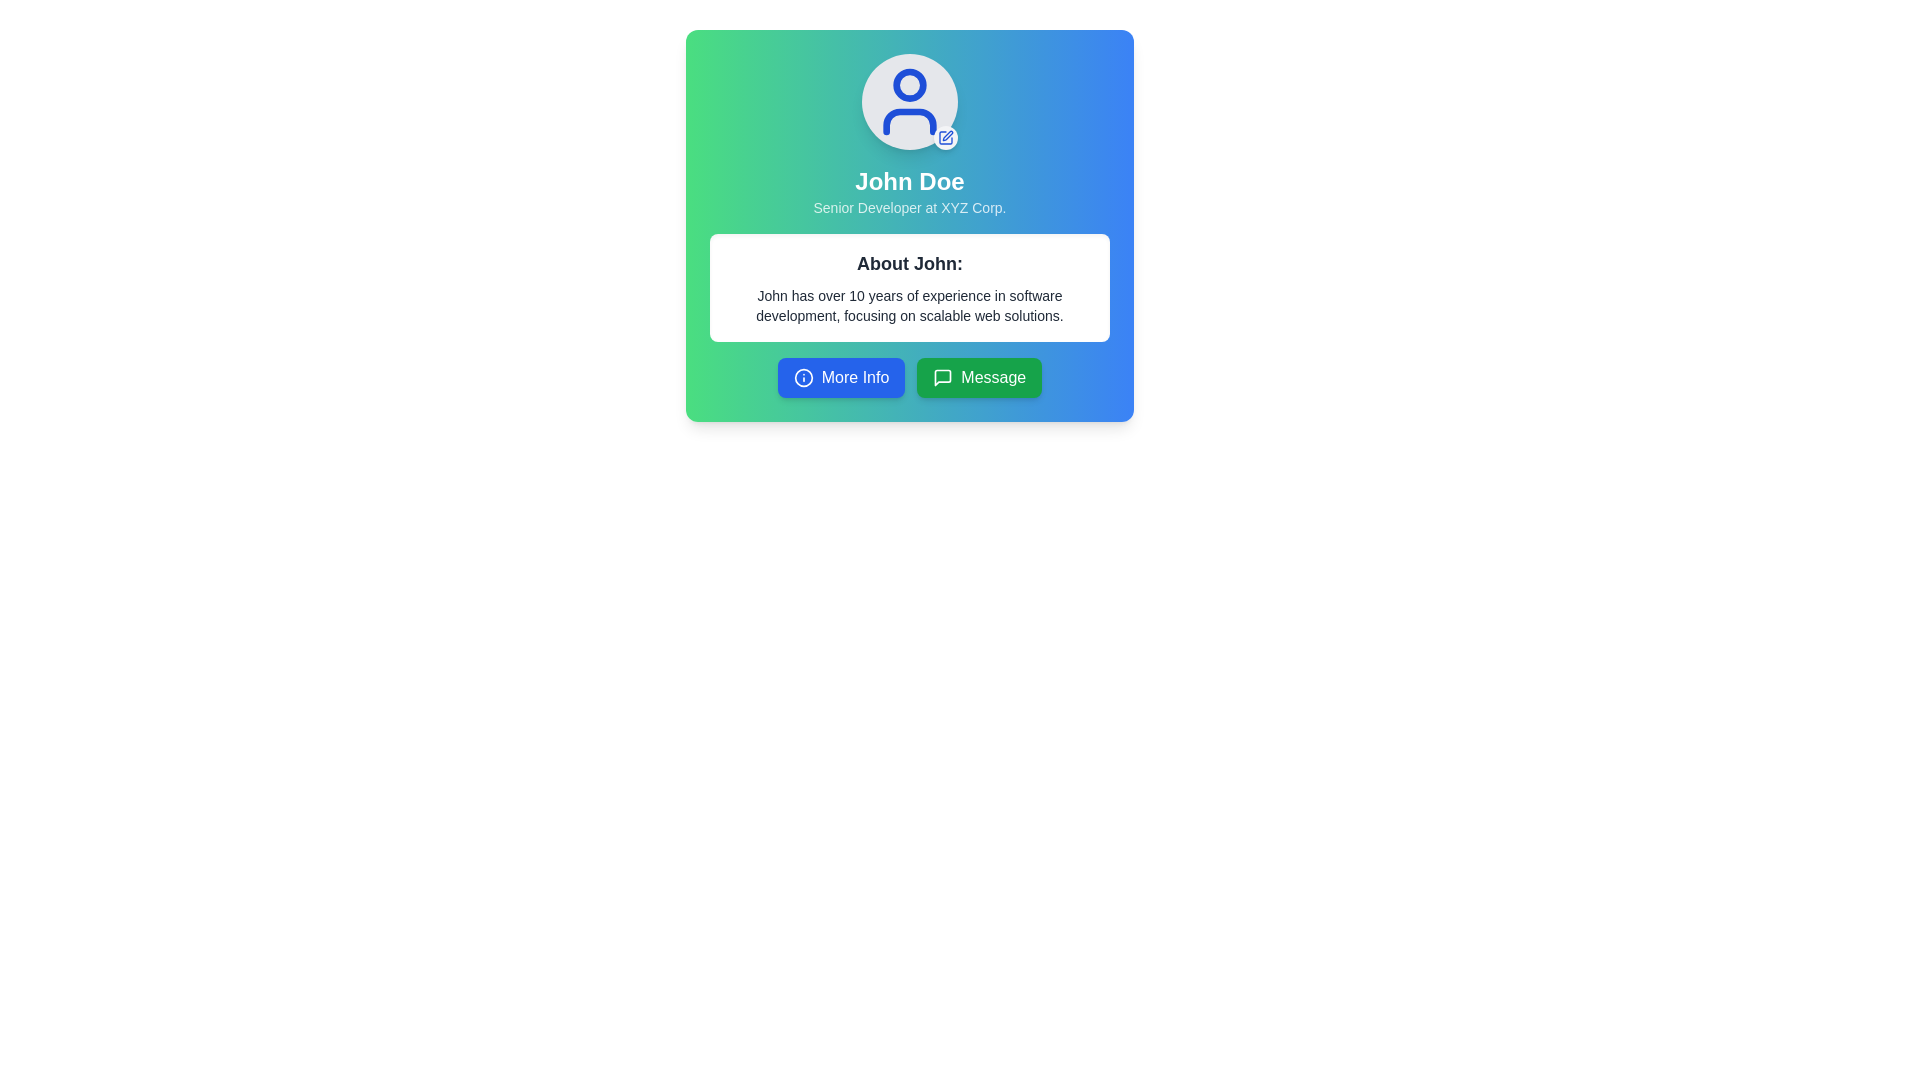 The width and height of the screenshot is (1920, 1080). What do you see at coordinates (803, 378) in the screenshot?
I see `the information icon located to the left of the 'More Info' text on the button, which represents an information-related action` at bounding box center [803, 378].